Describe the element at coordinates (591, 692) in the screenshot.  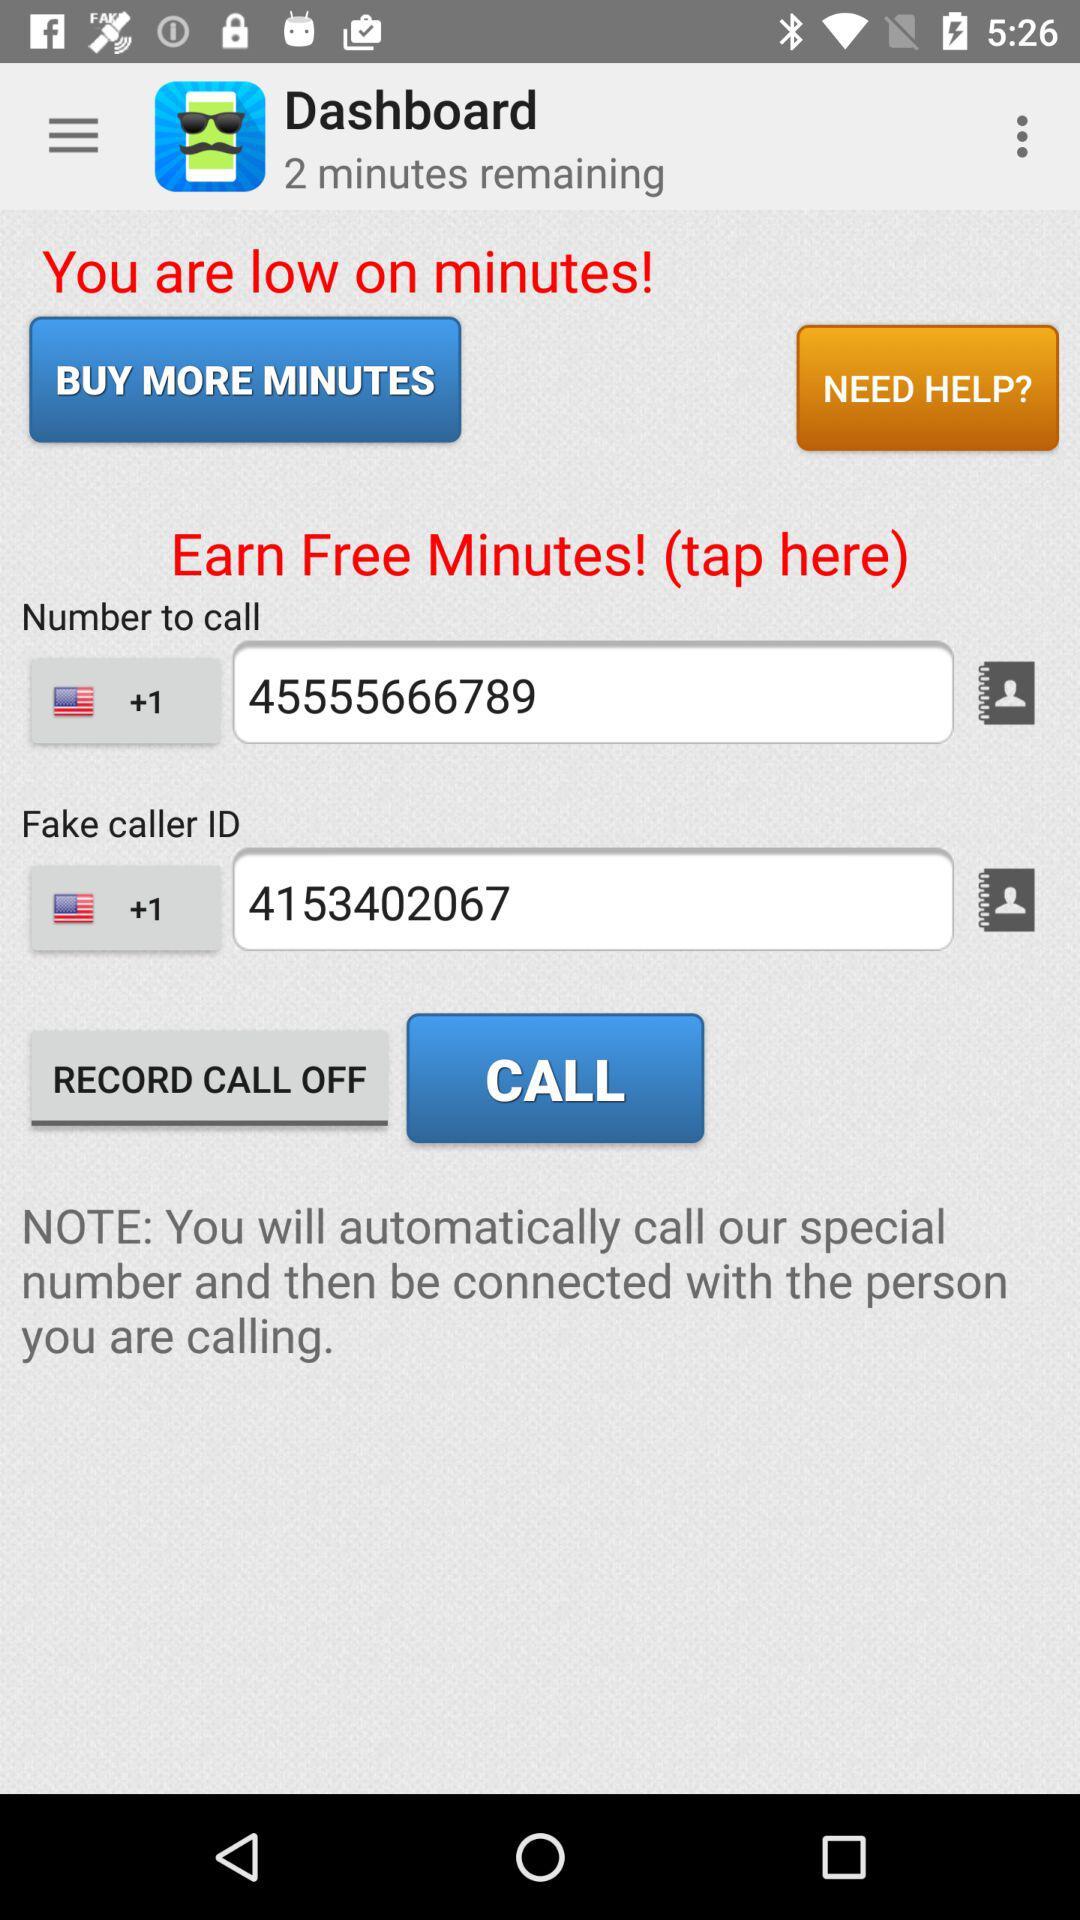
I see `the item below number to call` at that location.